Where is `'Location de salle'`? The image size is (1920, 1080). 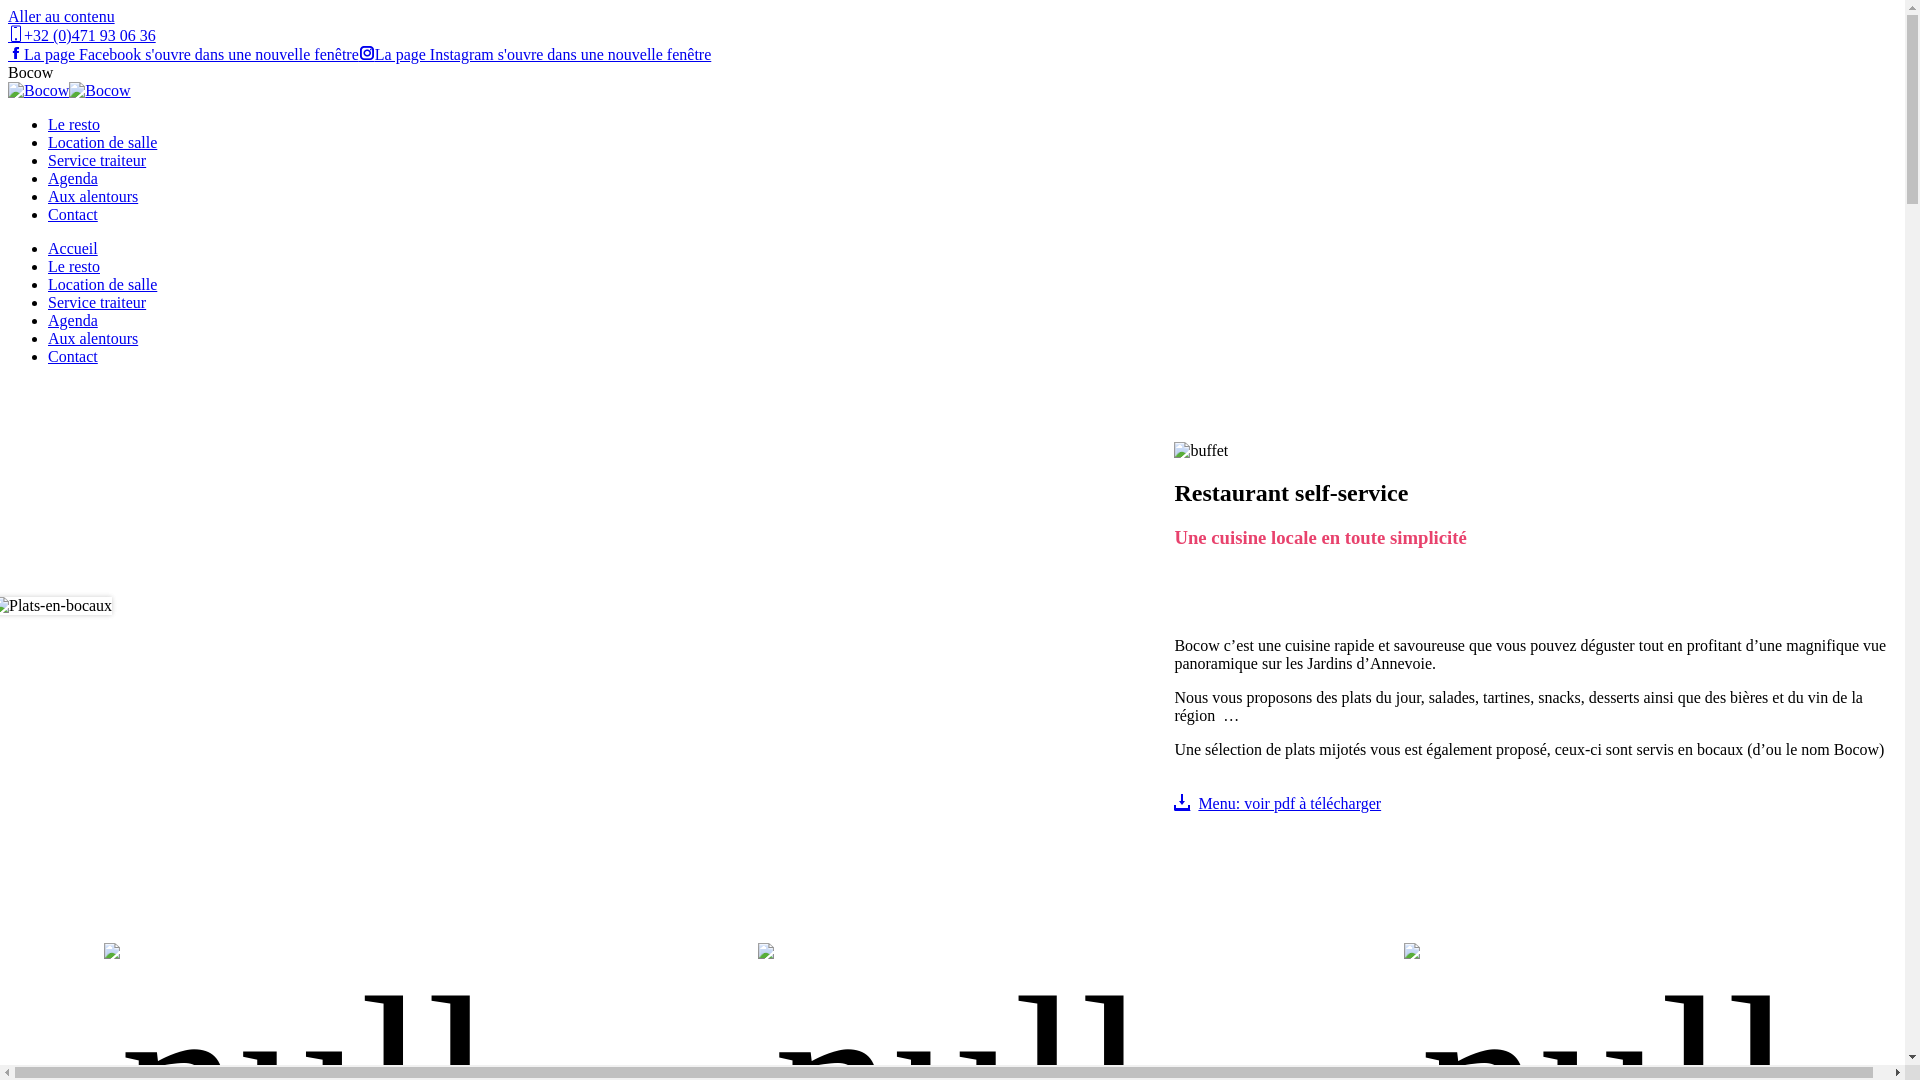
'Location de salle' is located at coordinates (101, 141).